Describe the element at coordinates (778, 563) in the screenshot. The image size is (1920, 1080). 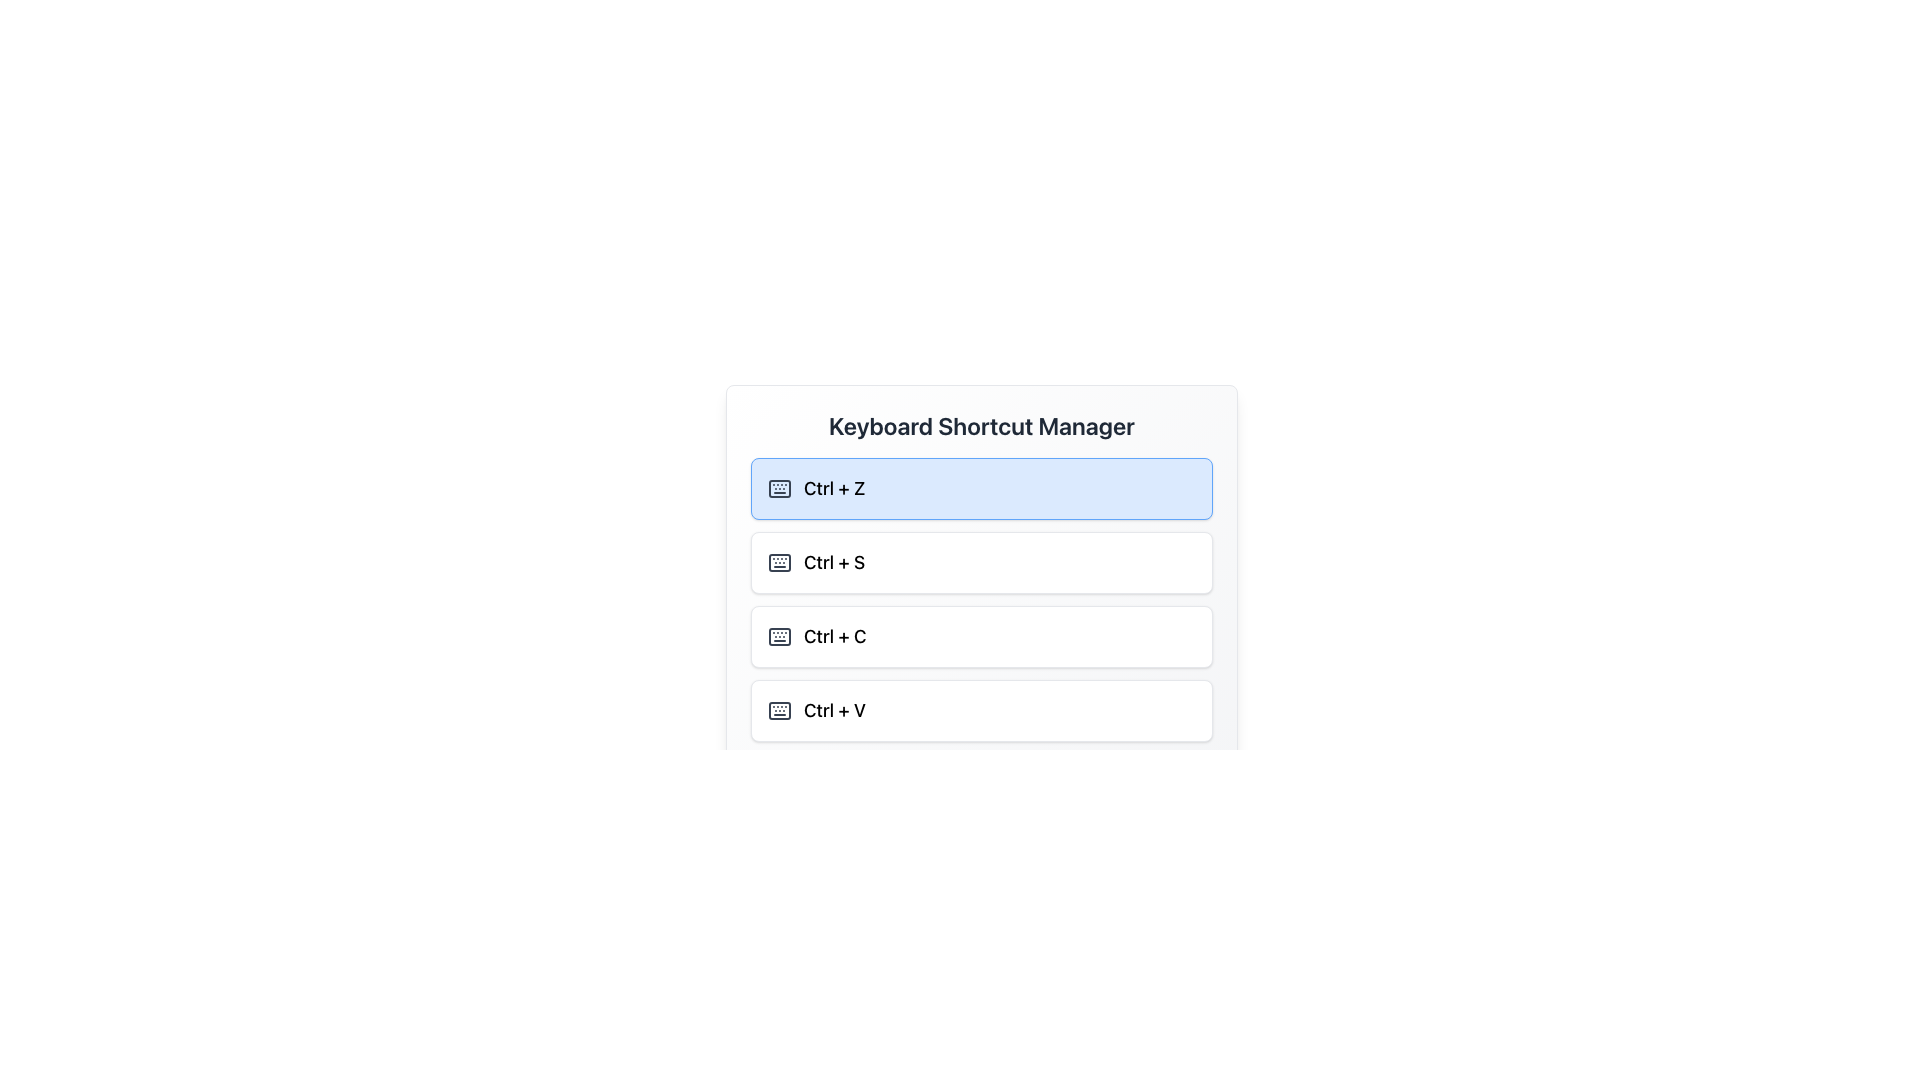
I see `the rectangular graphical shape resembling the body of a keyboard icon, located within the 'Keyboard' icon in the second item of the listed control shortcuts` at that location.